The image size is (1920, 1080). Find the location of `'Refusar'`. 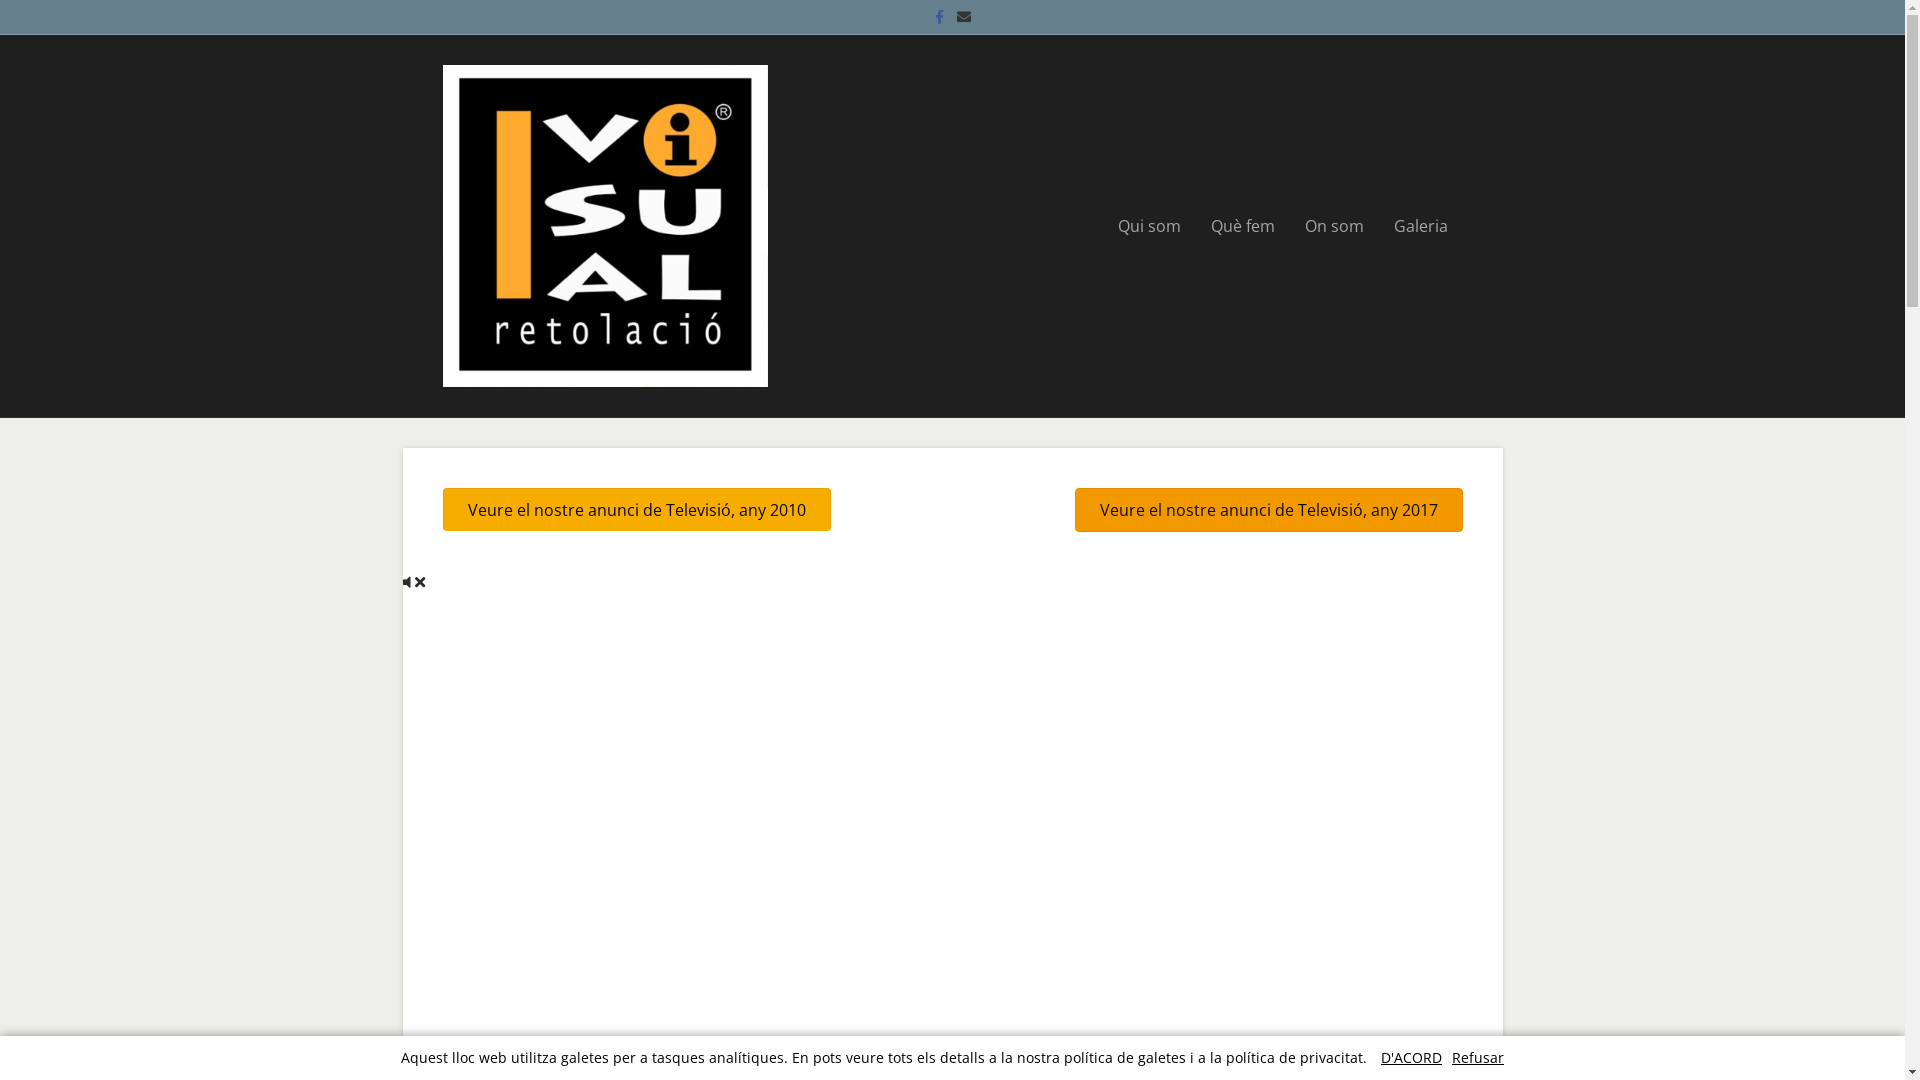

'Refusar' is located at coordinates (1478, 1056).